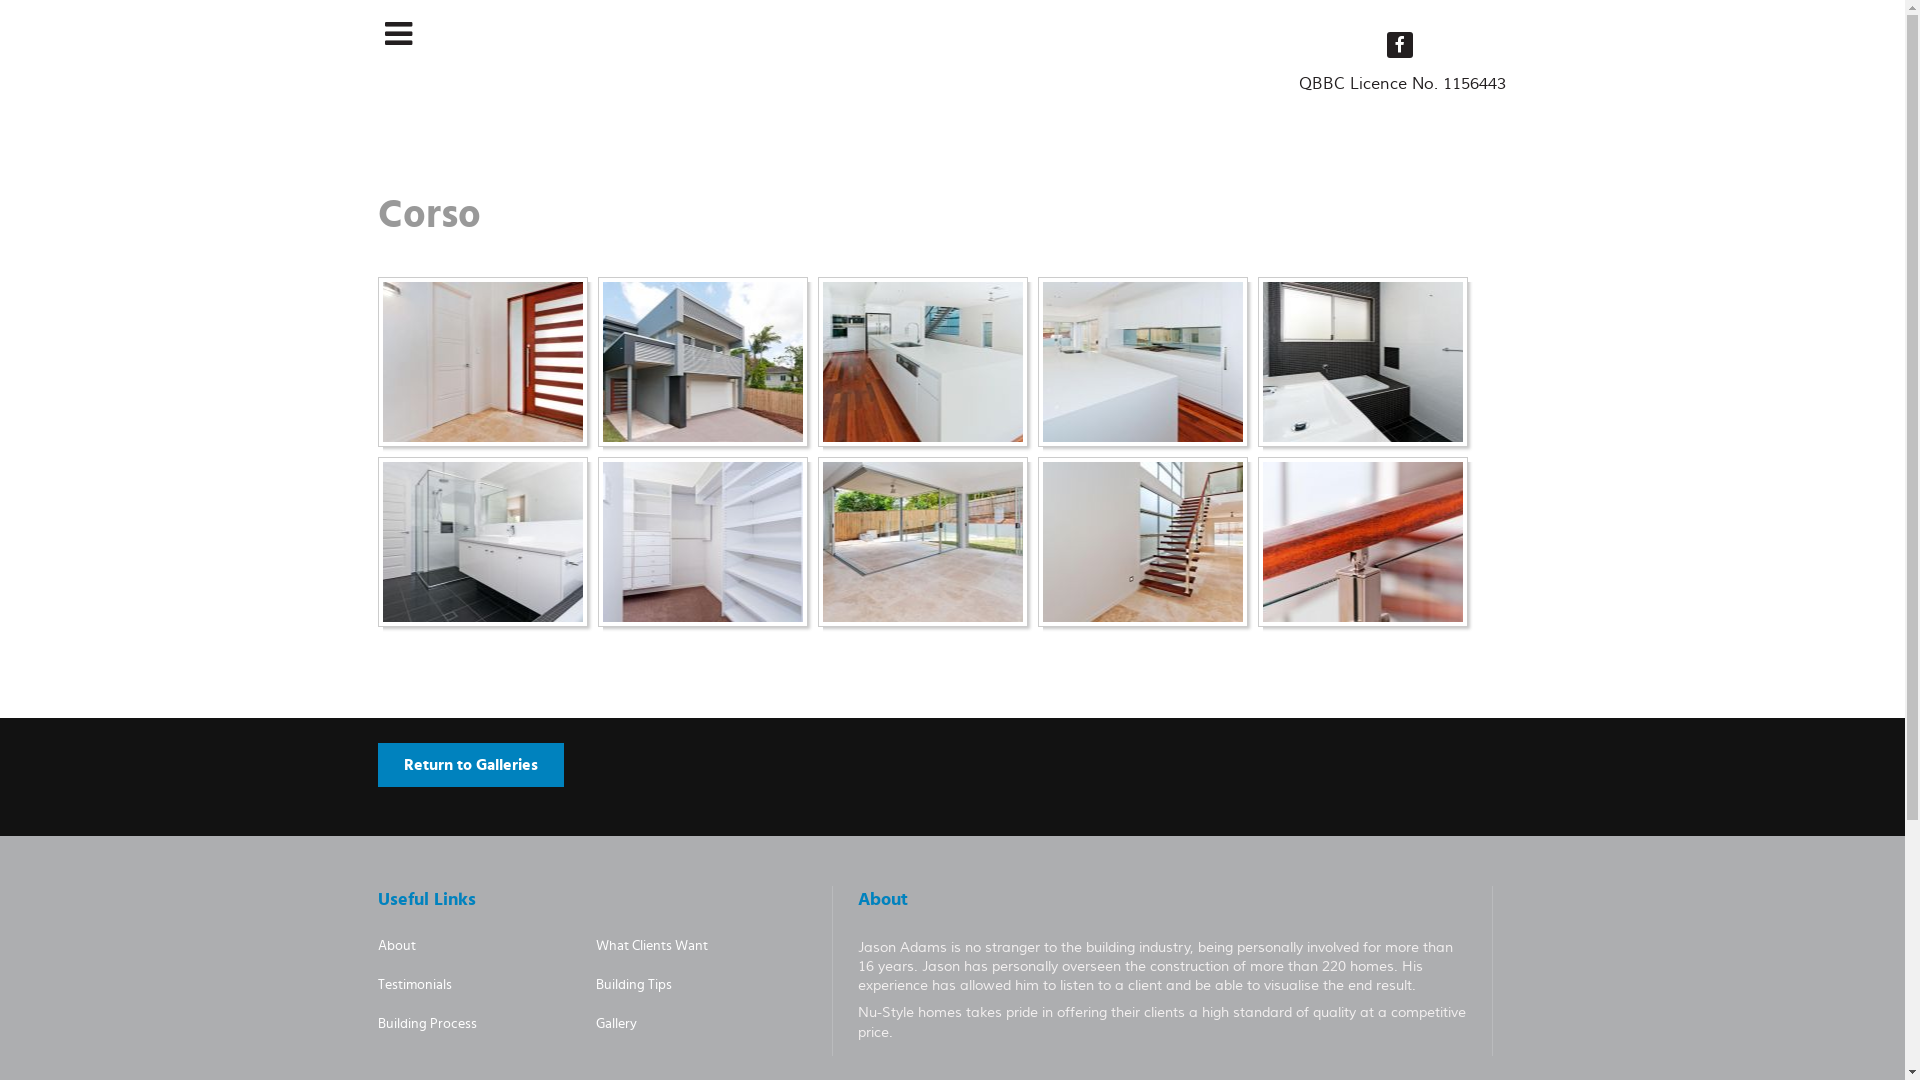  What do you see at coordinates (397, 945) in the screenshot?
I see `'About'` at bounding box center [397, 945].